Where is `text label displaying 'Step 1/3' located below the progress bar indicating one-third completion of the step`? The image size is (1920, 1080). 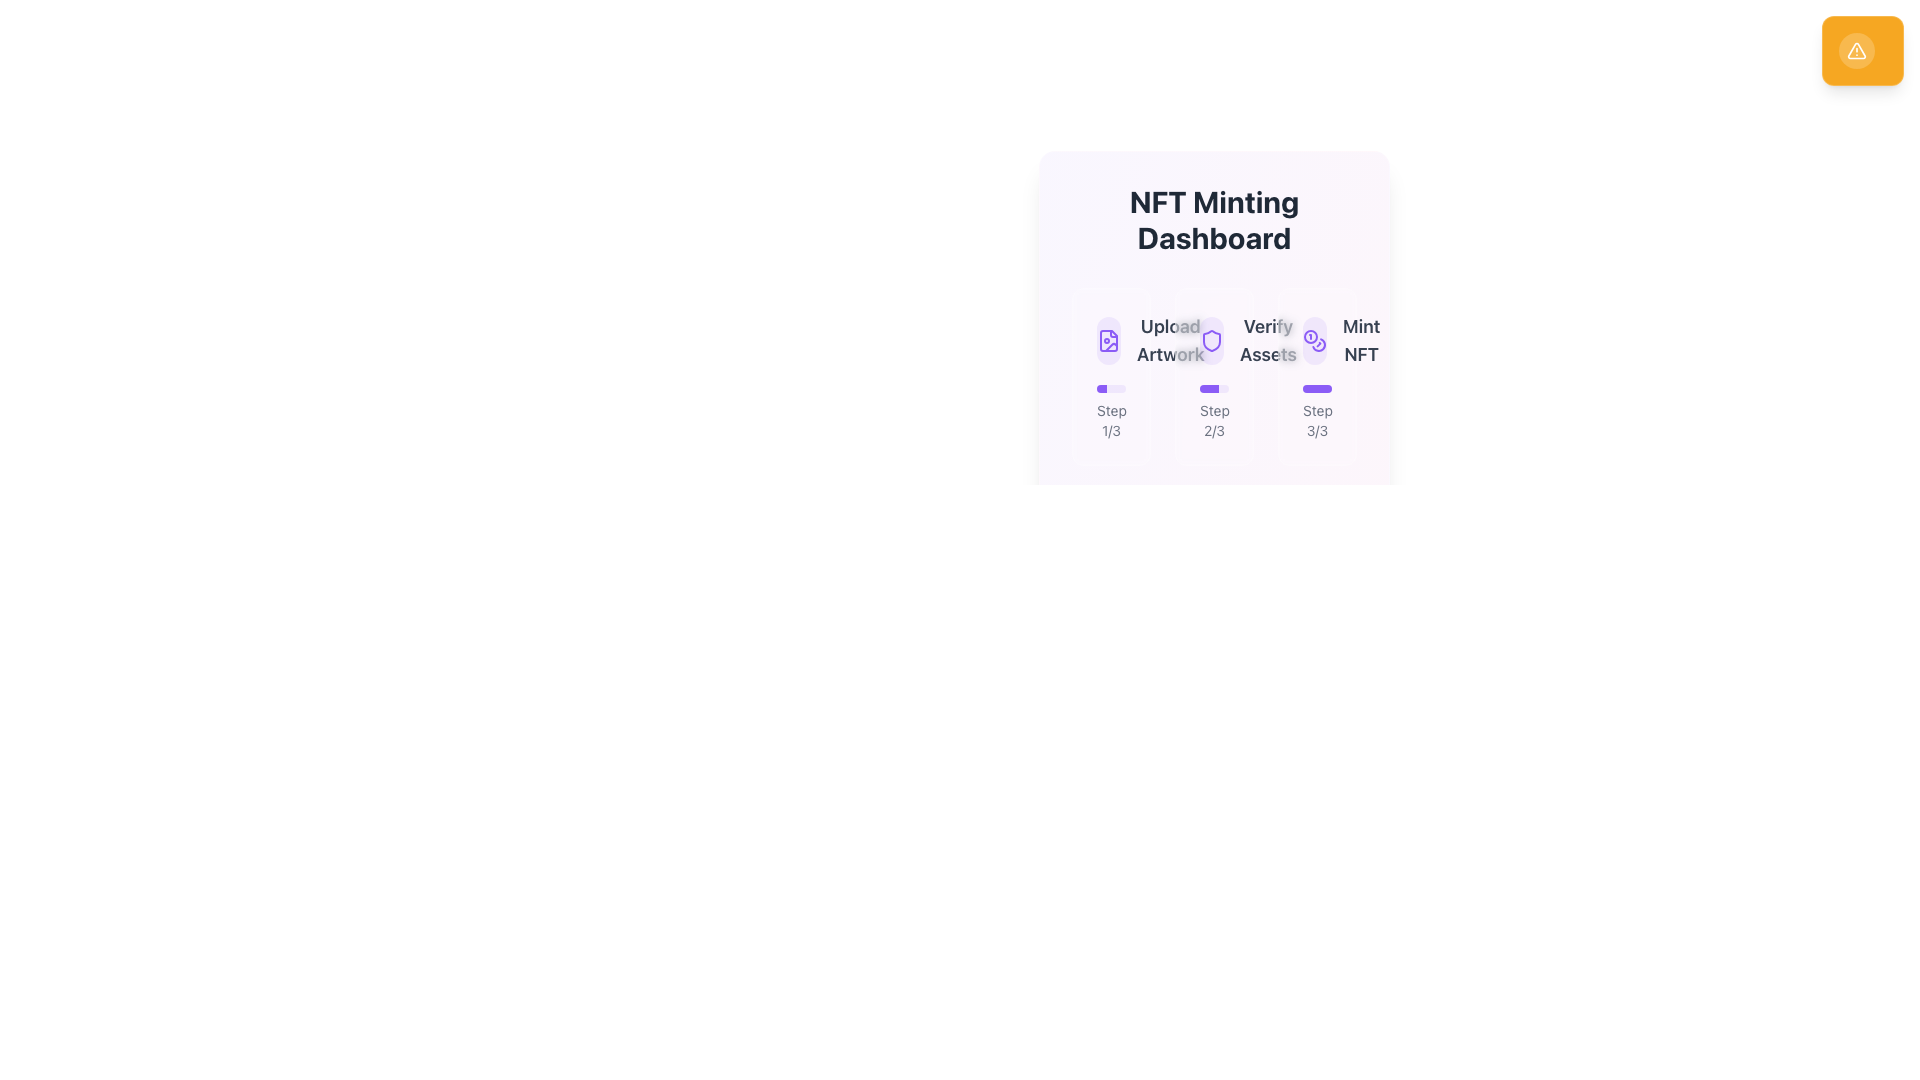
text label displaying 'Step 1/3' located below the progress bar indicating one-third completion of the step is located at coordinates (1110, 419).